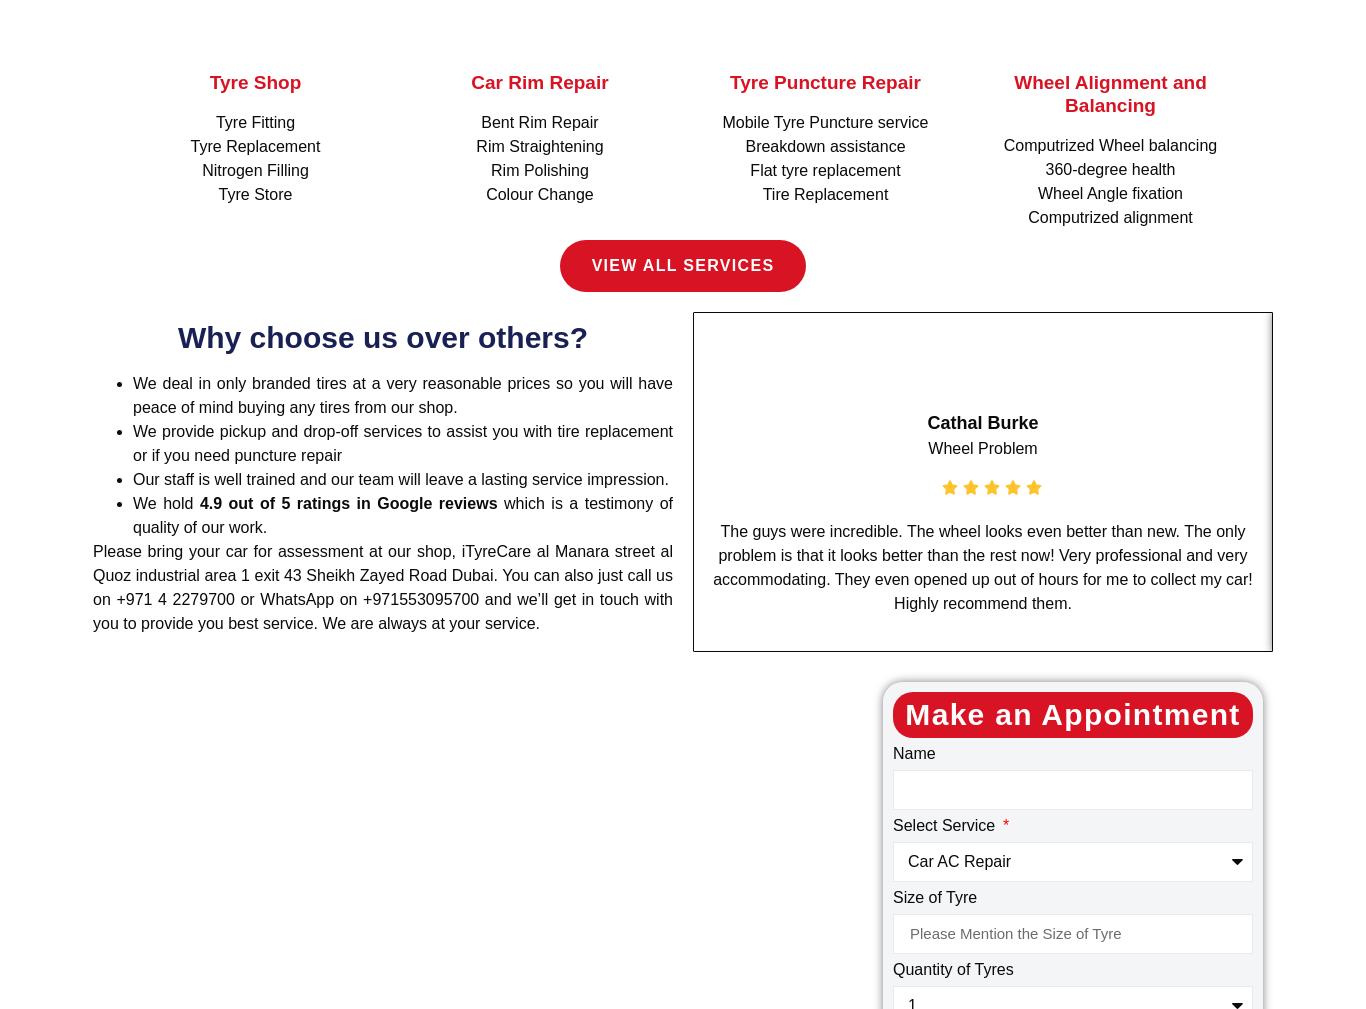 The height and width of the screenshot is (1009, 1366). I want to click on 'Make an Appointment', so click(1071, 713).